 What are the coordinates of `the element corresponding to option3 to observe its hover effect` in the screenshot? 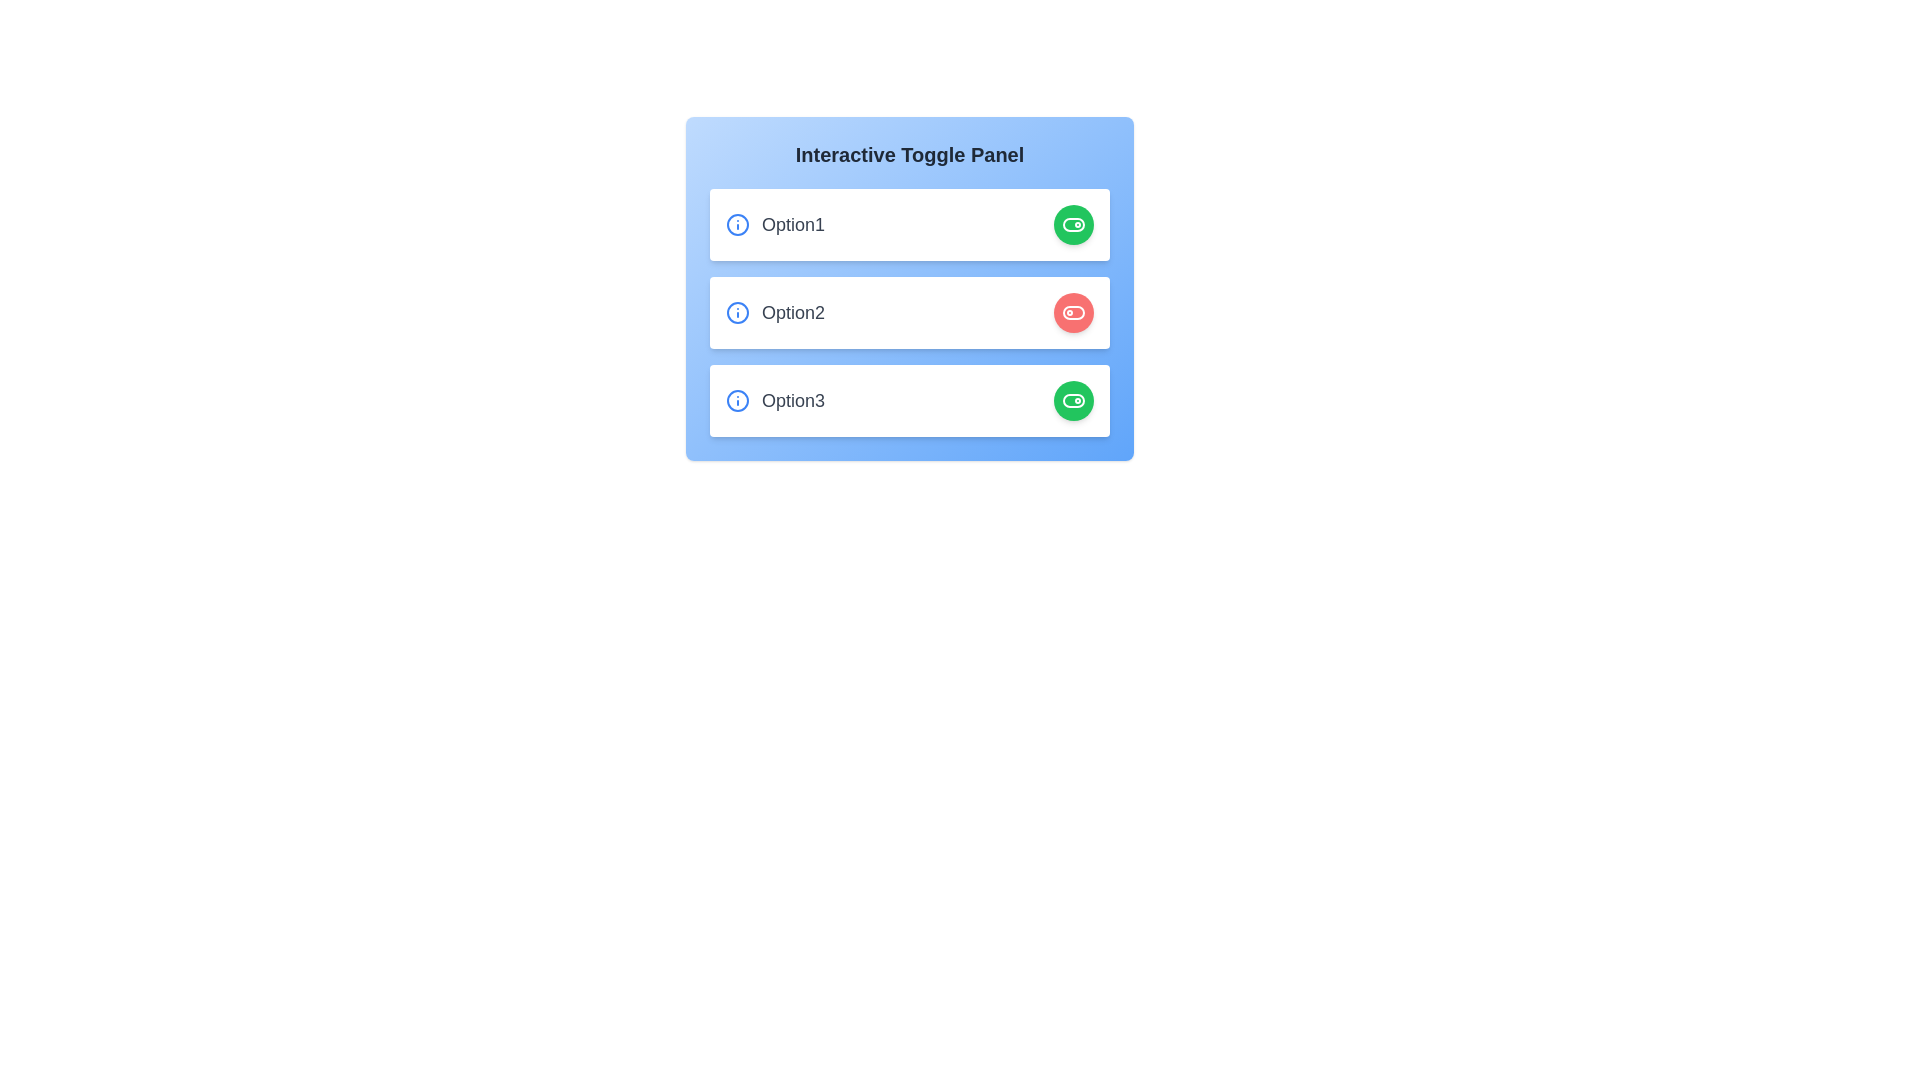 It's located at (909, 401).